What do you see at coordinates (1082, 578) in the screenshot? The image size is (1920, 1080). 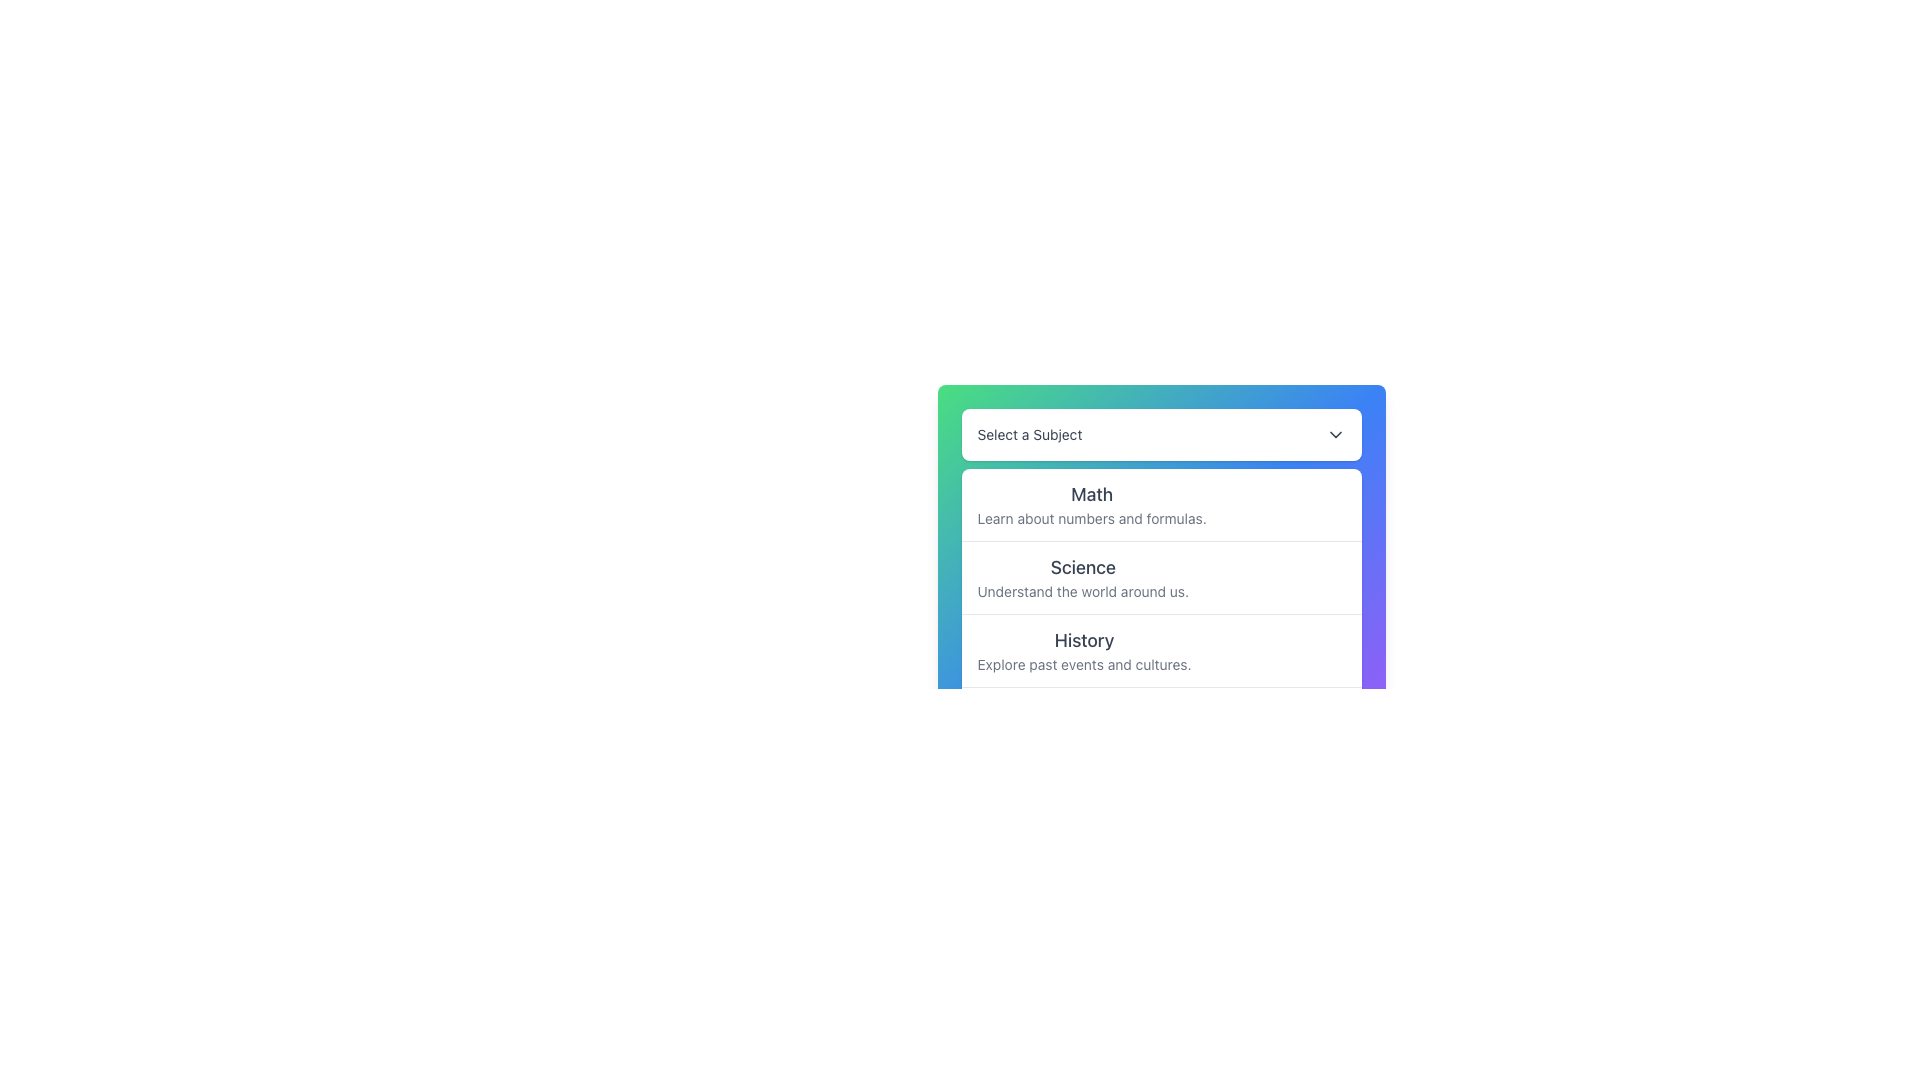 I see `the selectable menu item for Science, which is the second item in the vertical selection menu` at bounding box center [1082, 578].